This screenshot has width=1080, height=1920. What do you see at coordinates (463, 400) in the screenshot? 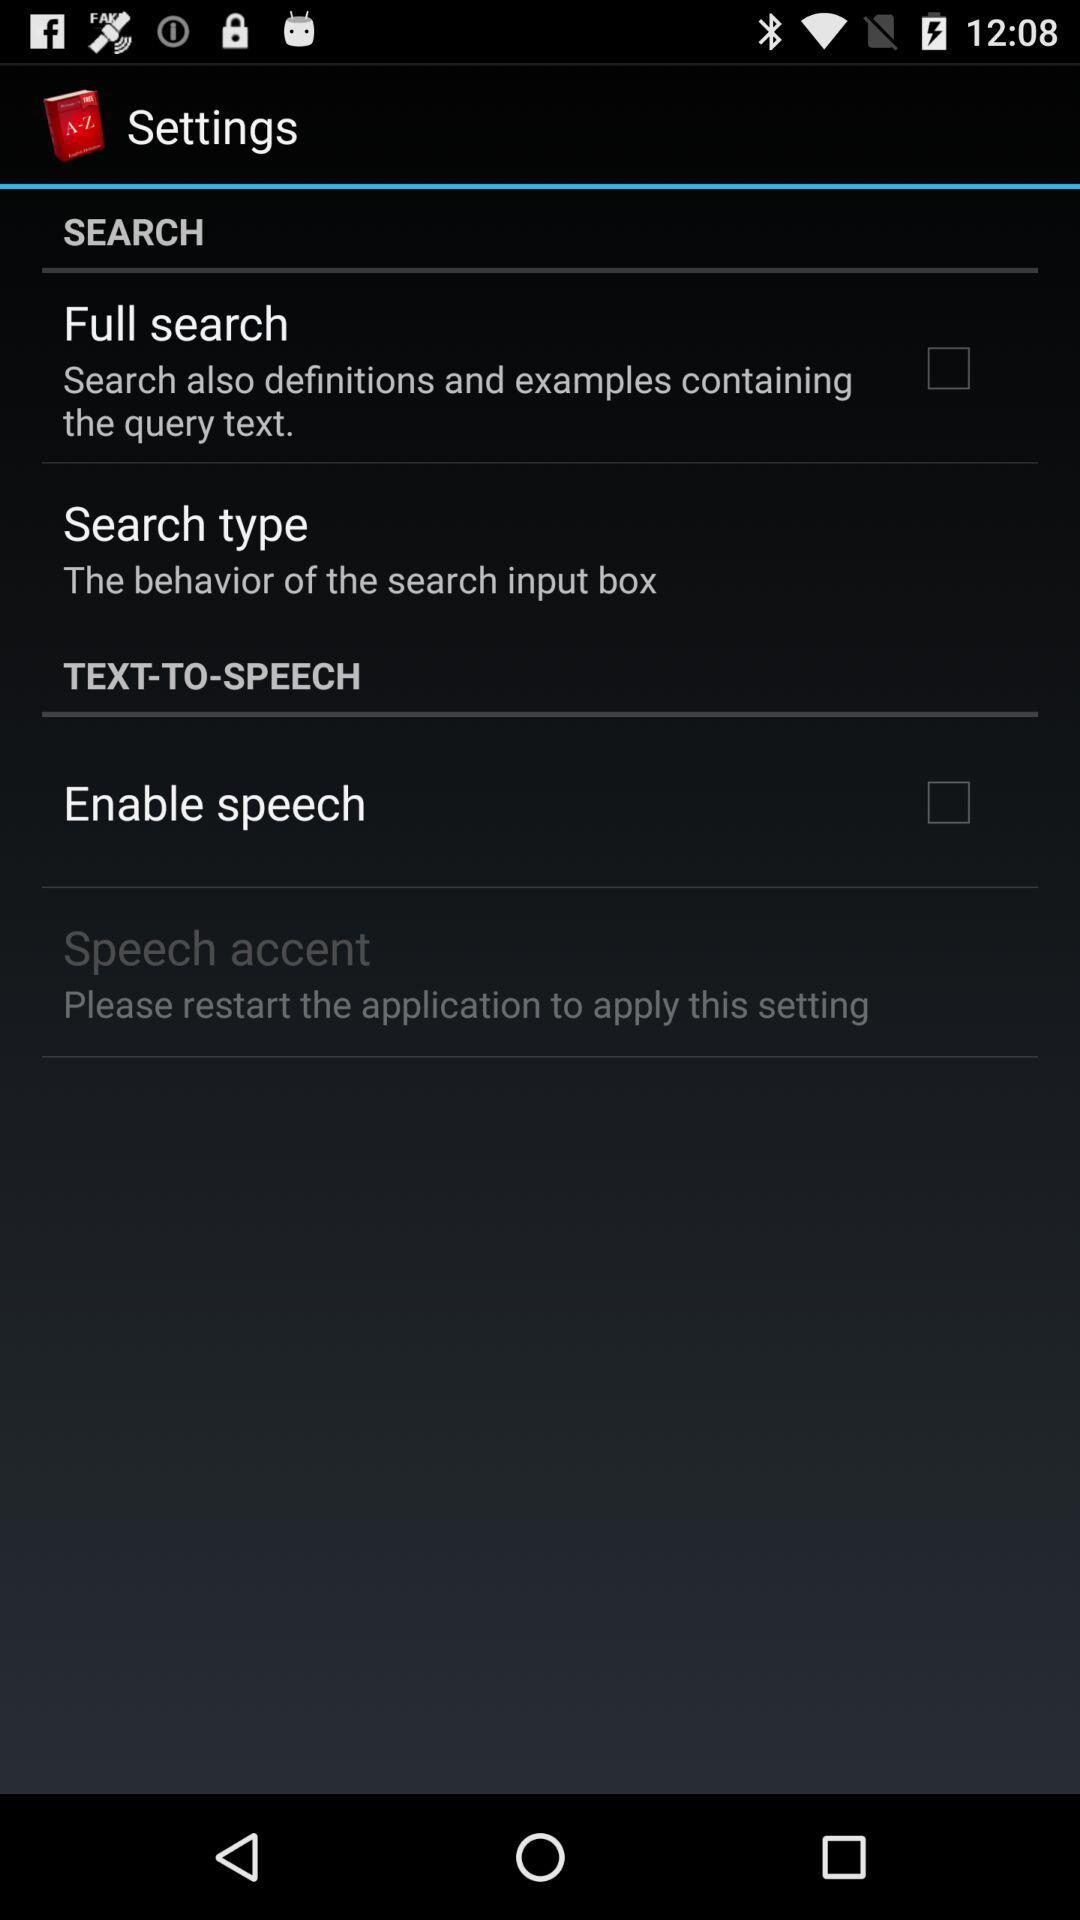
I see `item below full search app` at bounding box center [463, 400].